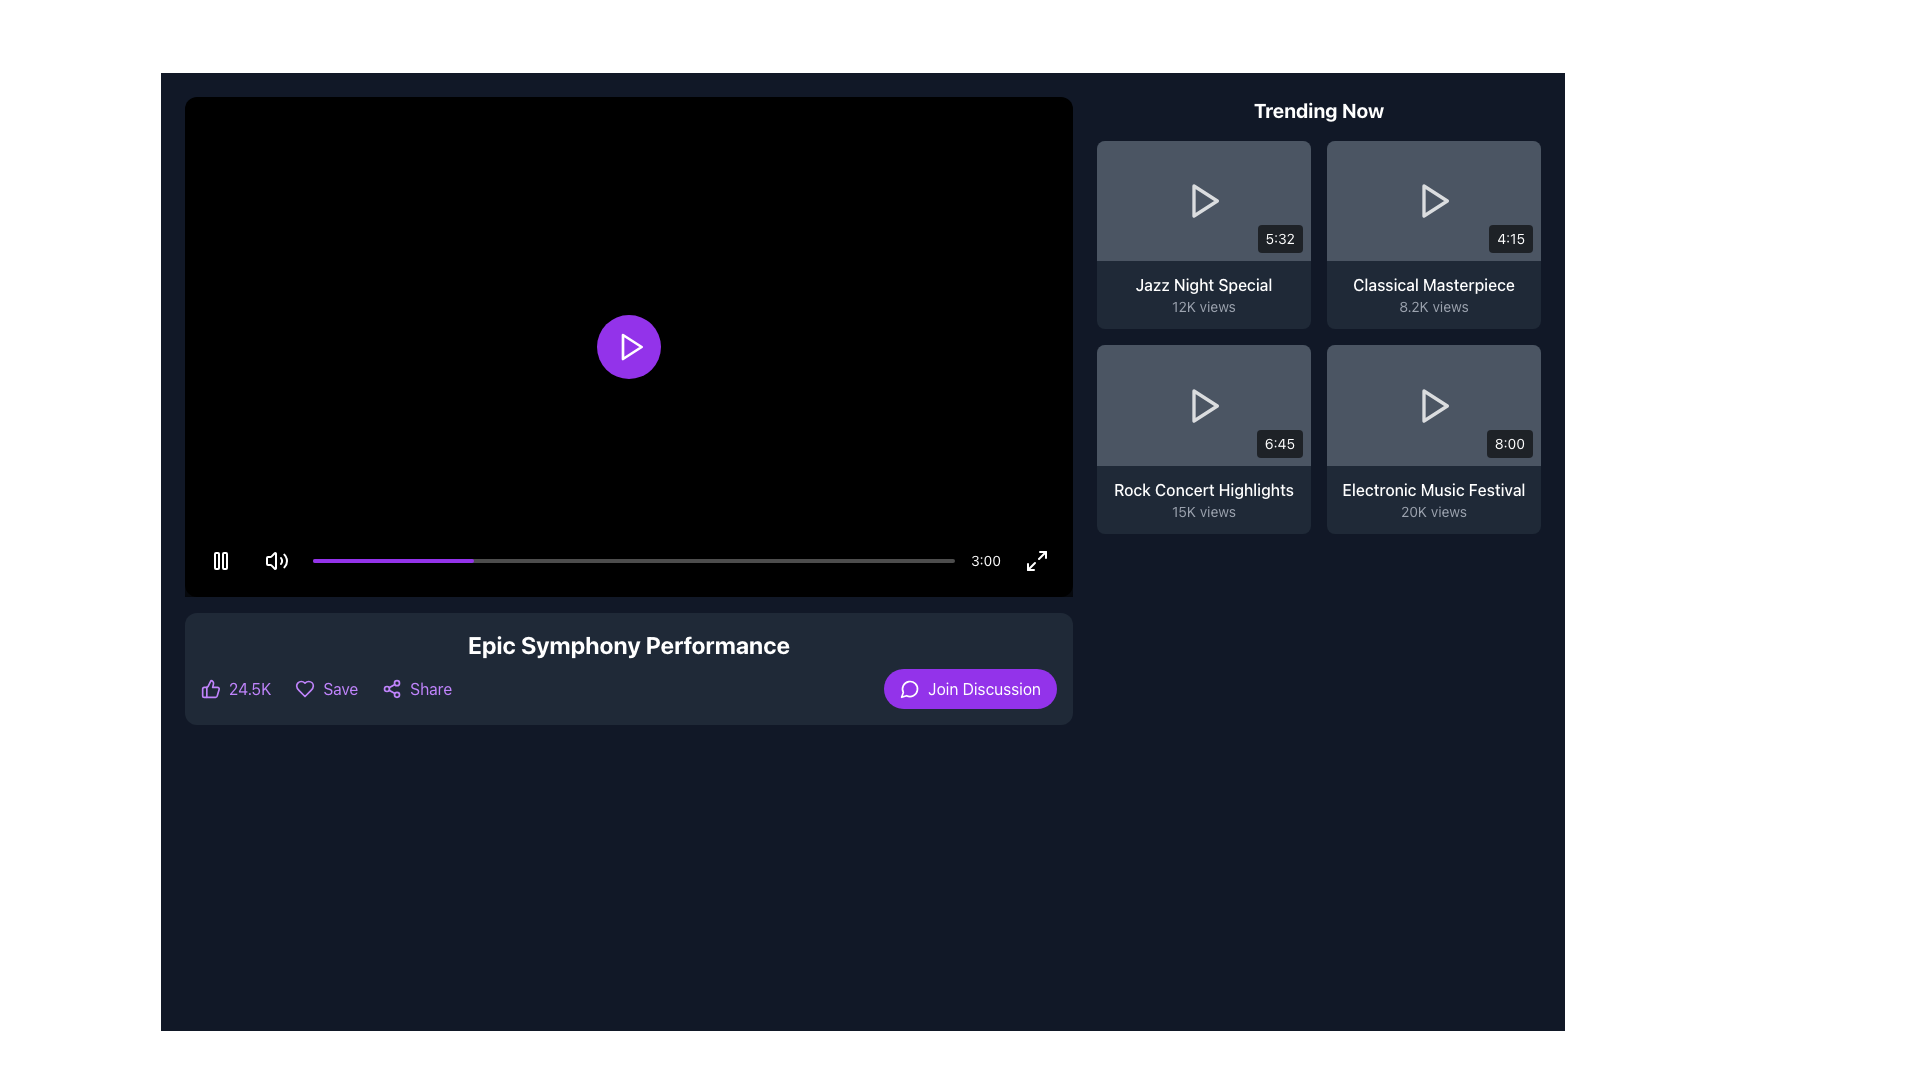  What do you see at coordinates (1204, 201) in the screenshot?
I see `the triangular play icon located in the top-left card of the 'Trending Now' section` at bounding box center [1204, 201].